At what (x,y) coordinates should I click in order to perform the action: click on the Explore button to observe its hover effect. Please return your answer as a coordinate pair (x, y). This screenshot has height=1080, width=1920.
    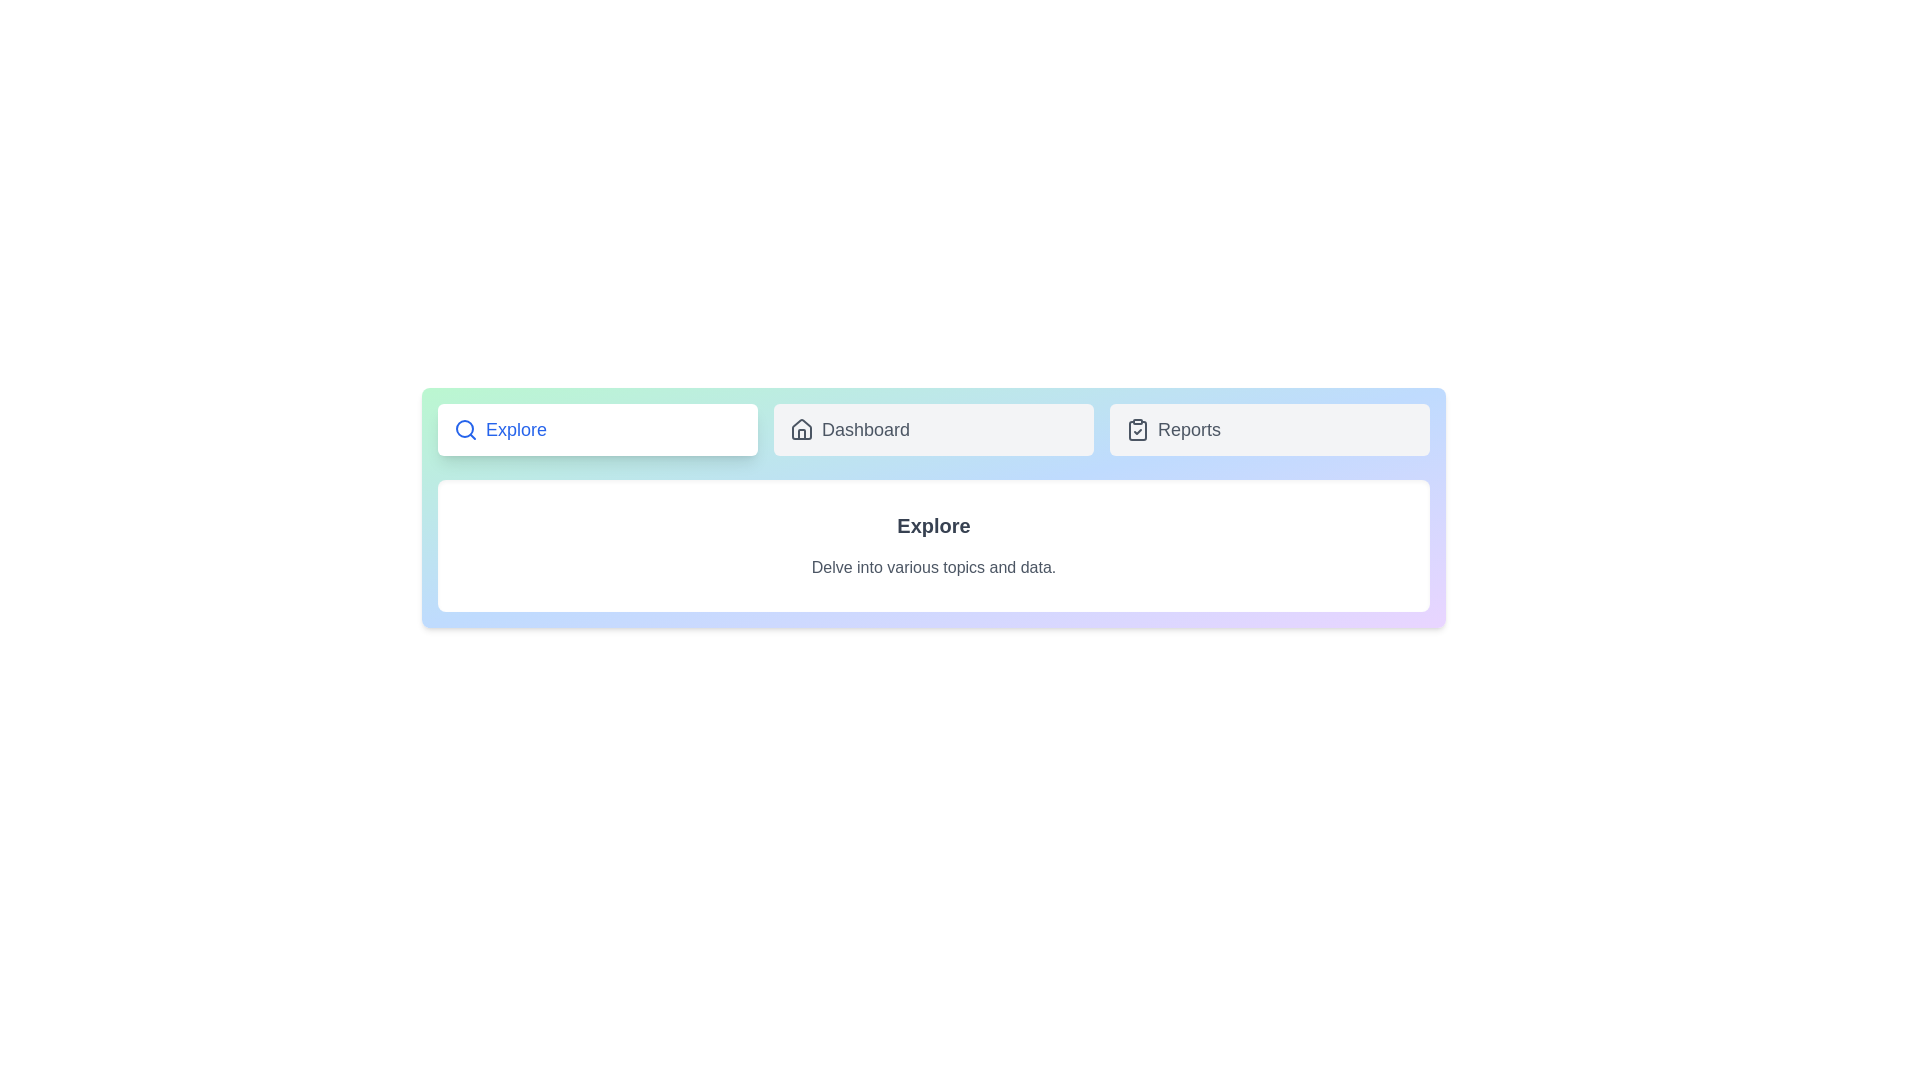
    Looking at the image, I should click on (597, 428).